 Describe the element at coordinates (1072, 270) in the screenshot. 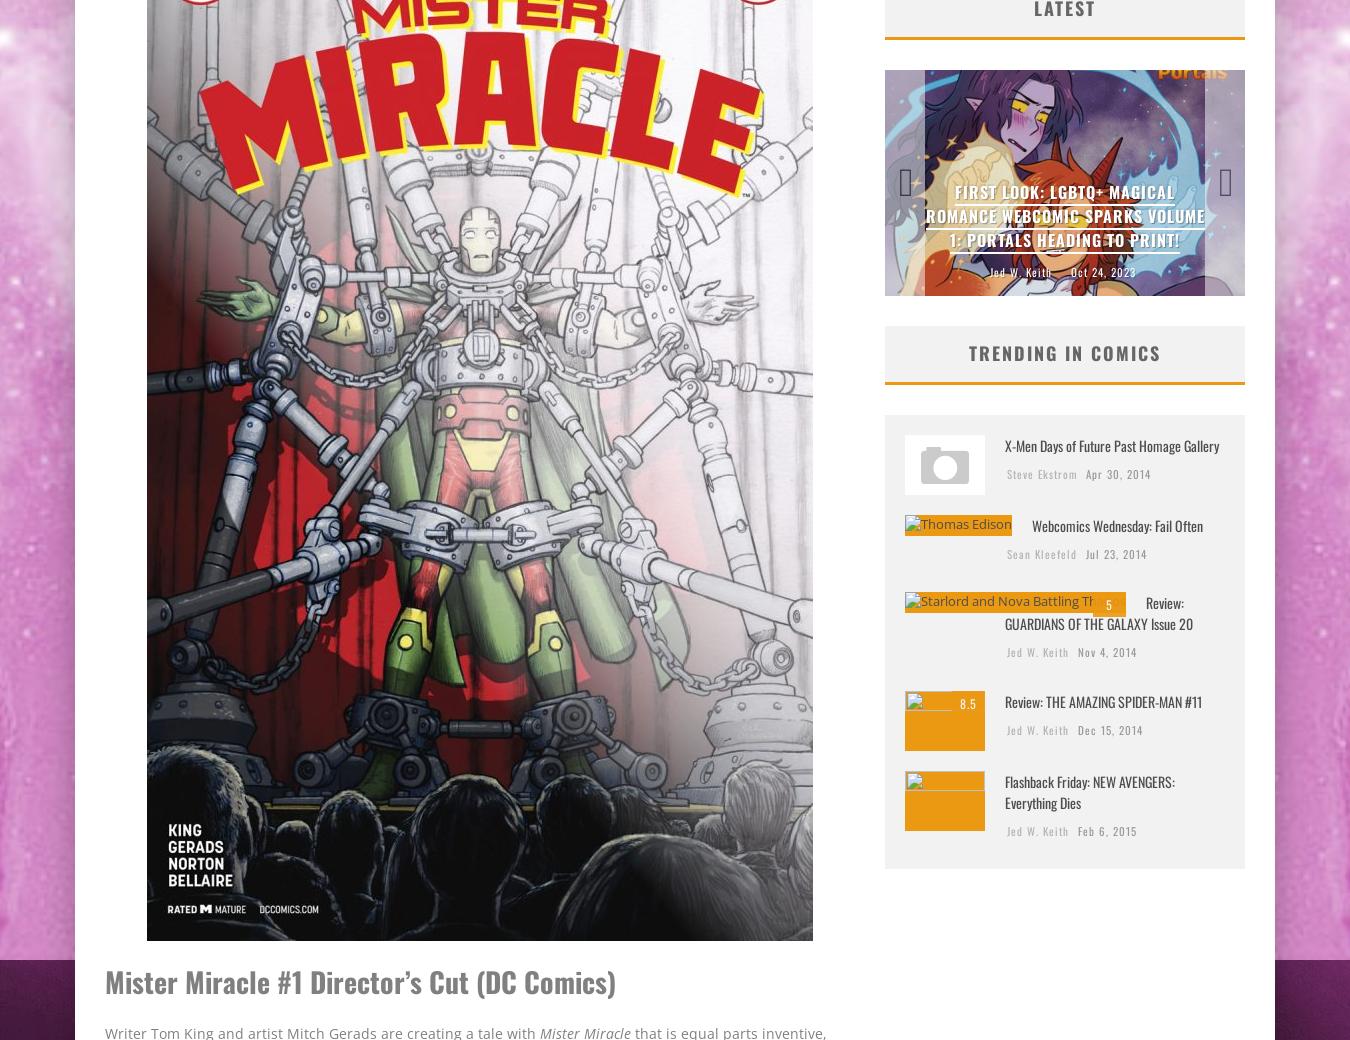

I see `'Nov 3, 2023'` at that location.